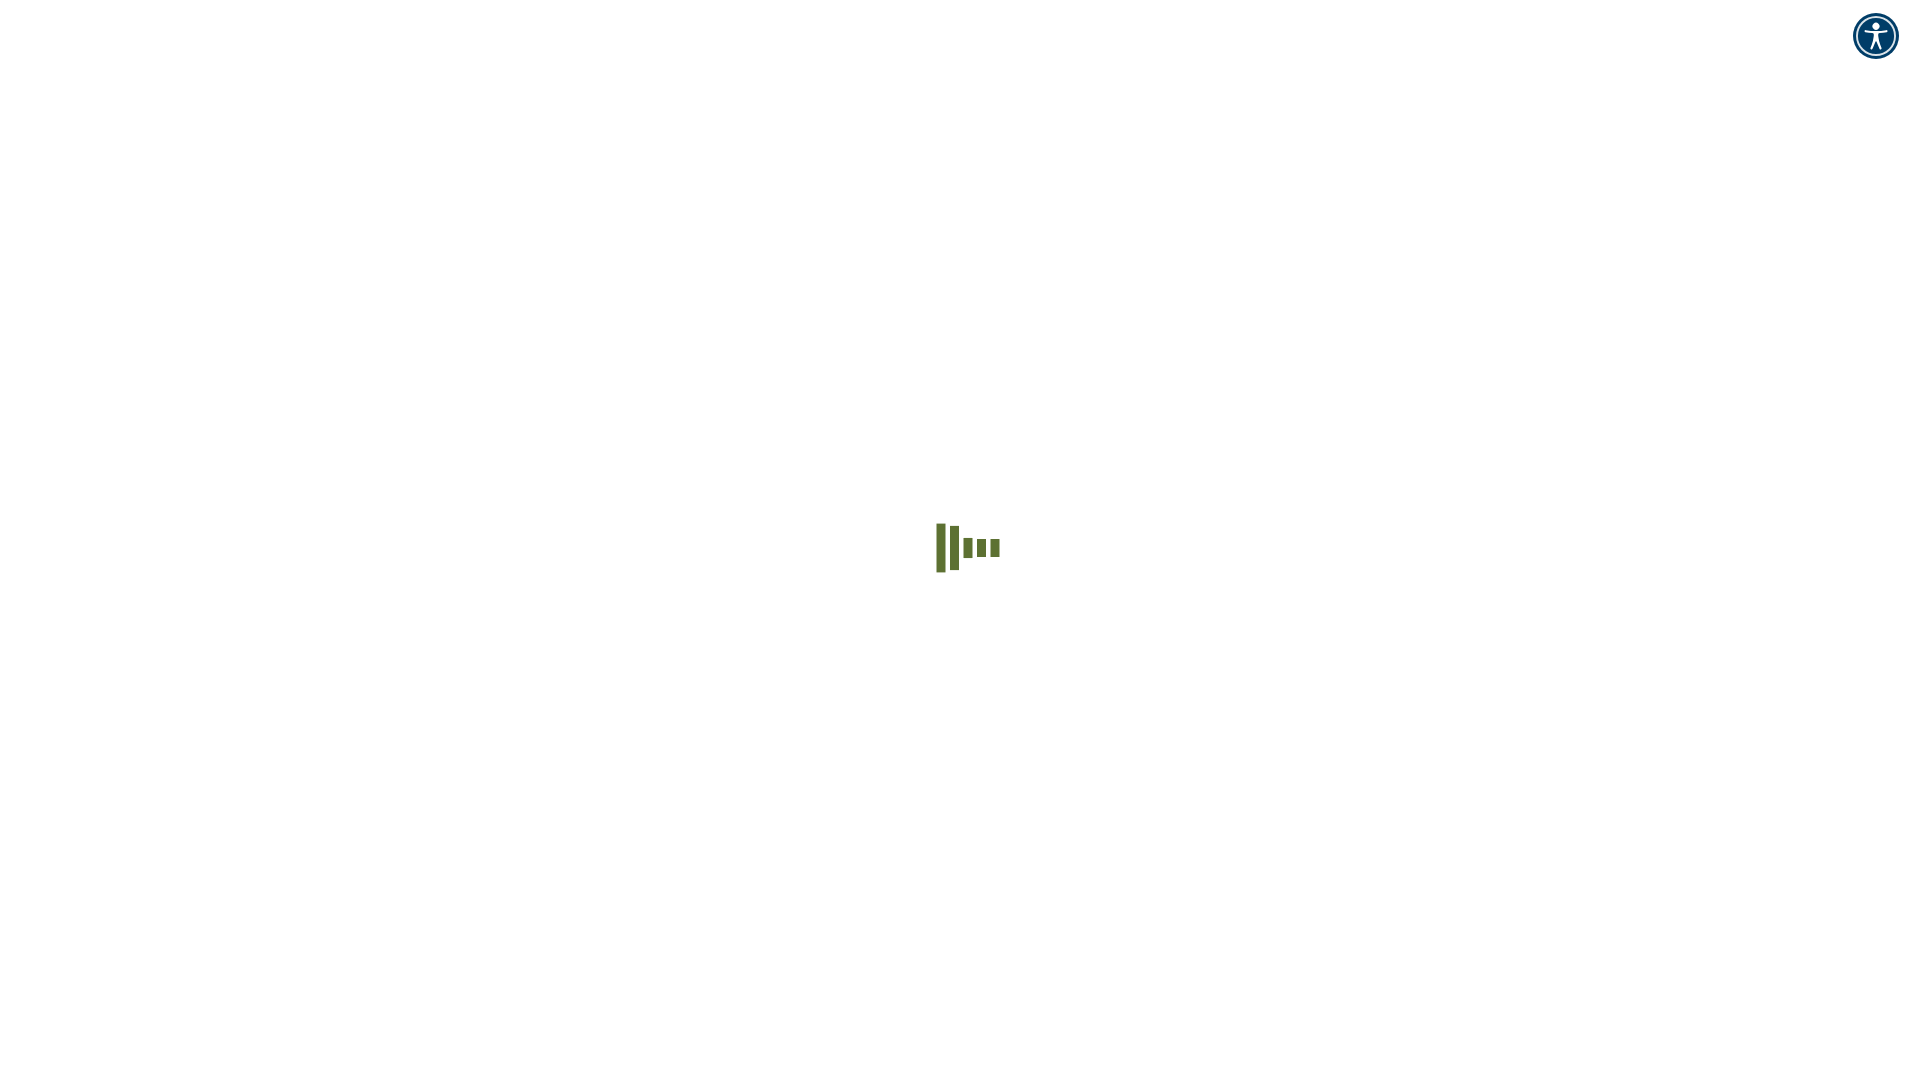  I want to click on 'Toggle fullscreen', so click(56, 845).